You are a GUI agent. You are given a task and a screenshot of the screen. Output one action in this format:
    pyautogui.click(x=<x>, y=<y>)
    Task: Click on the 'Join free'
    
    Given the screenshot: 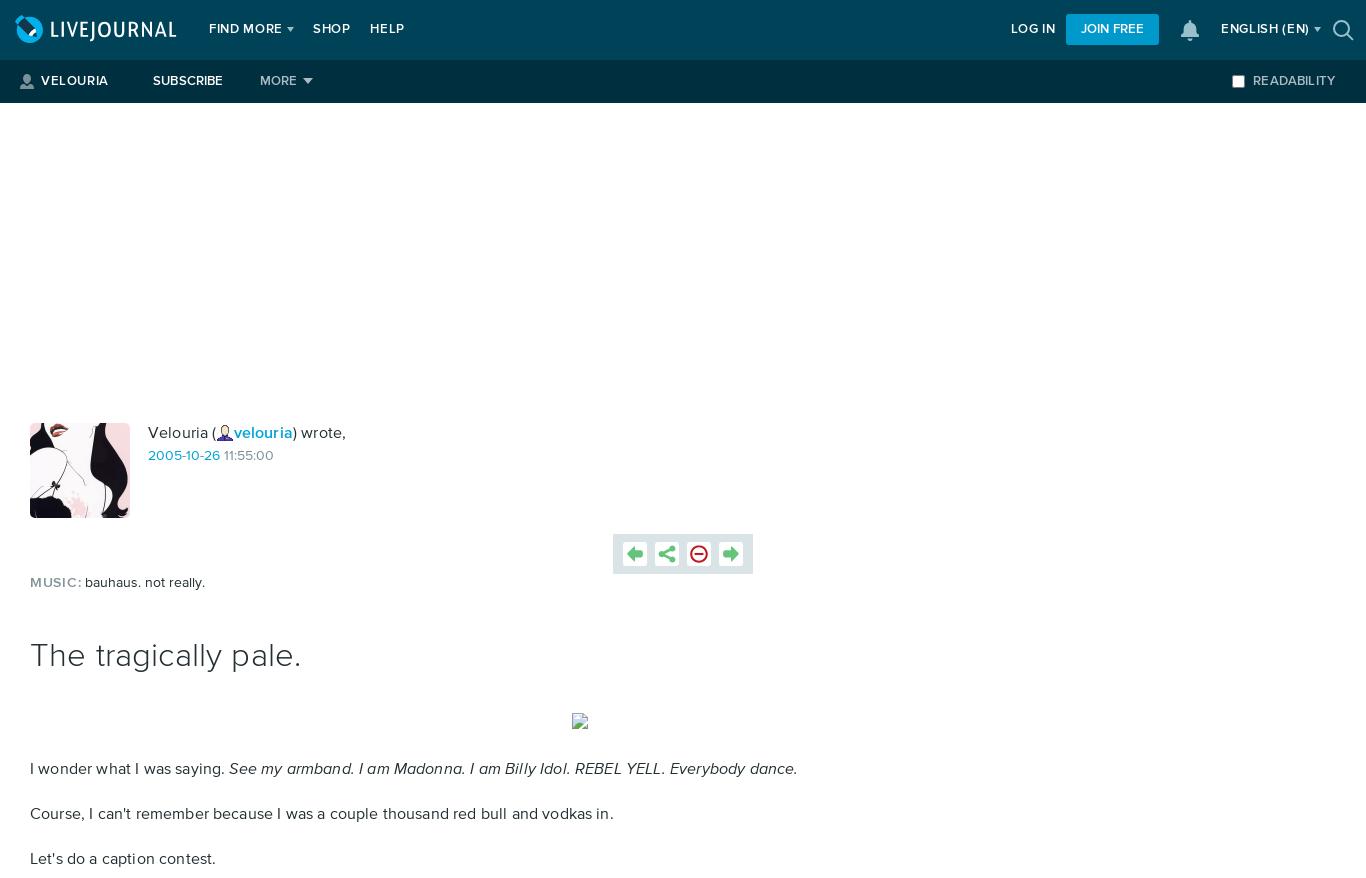 What is the action you would take?
    pyautogui.click(x=1111, y=28)
    